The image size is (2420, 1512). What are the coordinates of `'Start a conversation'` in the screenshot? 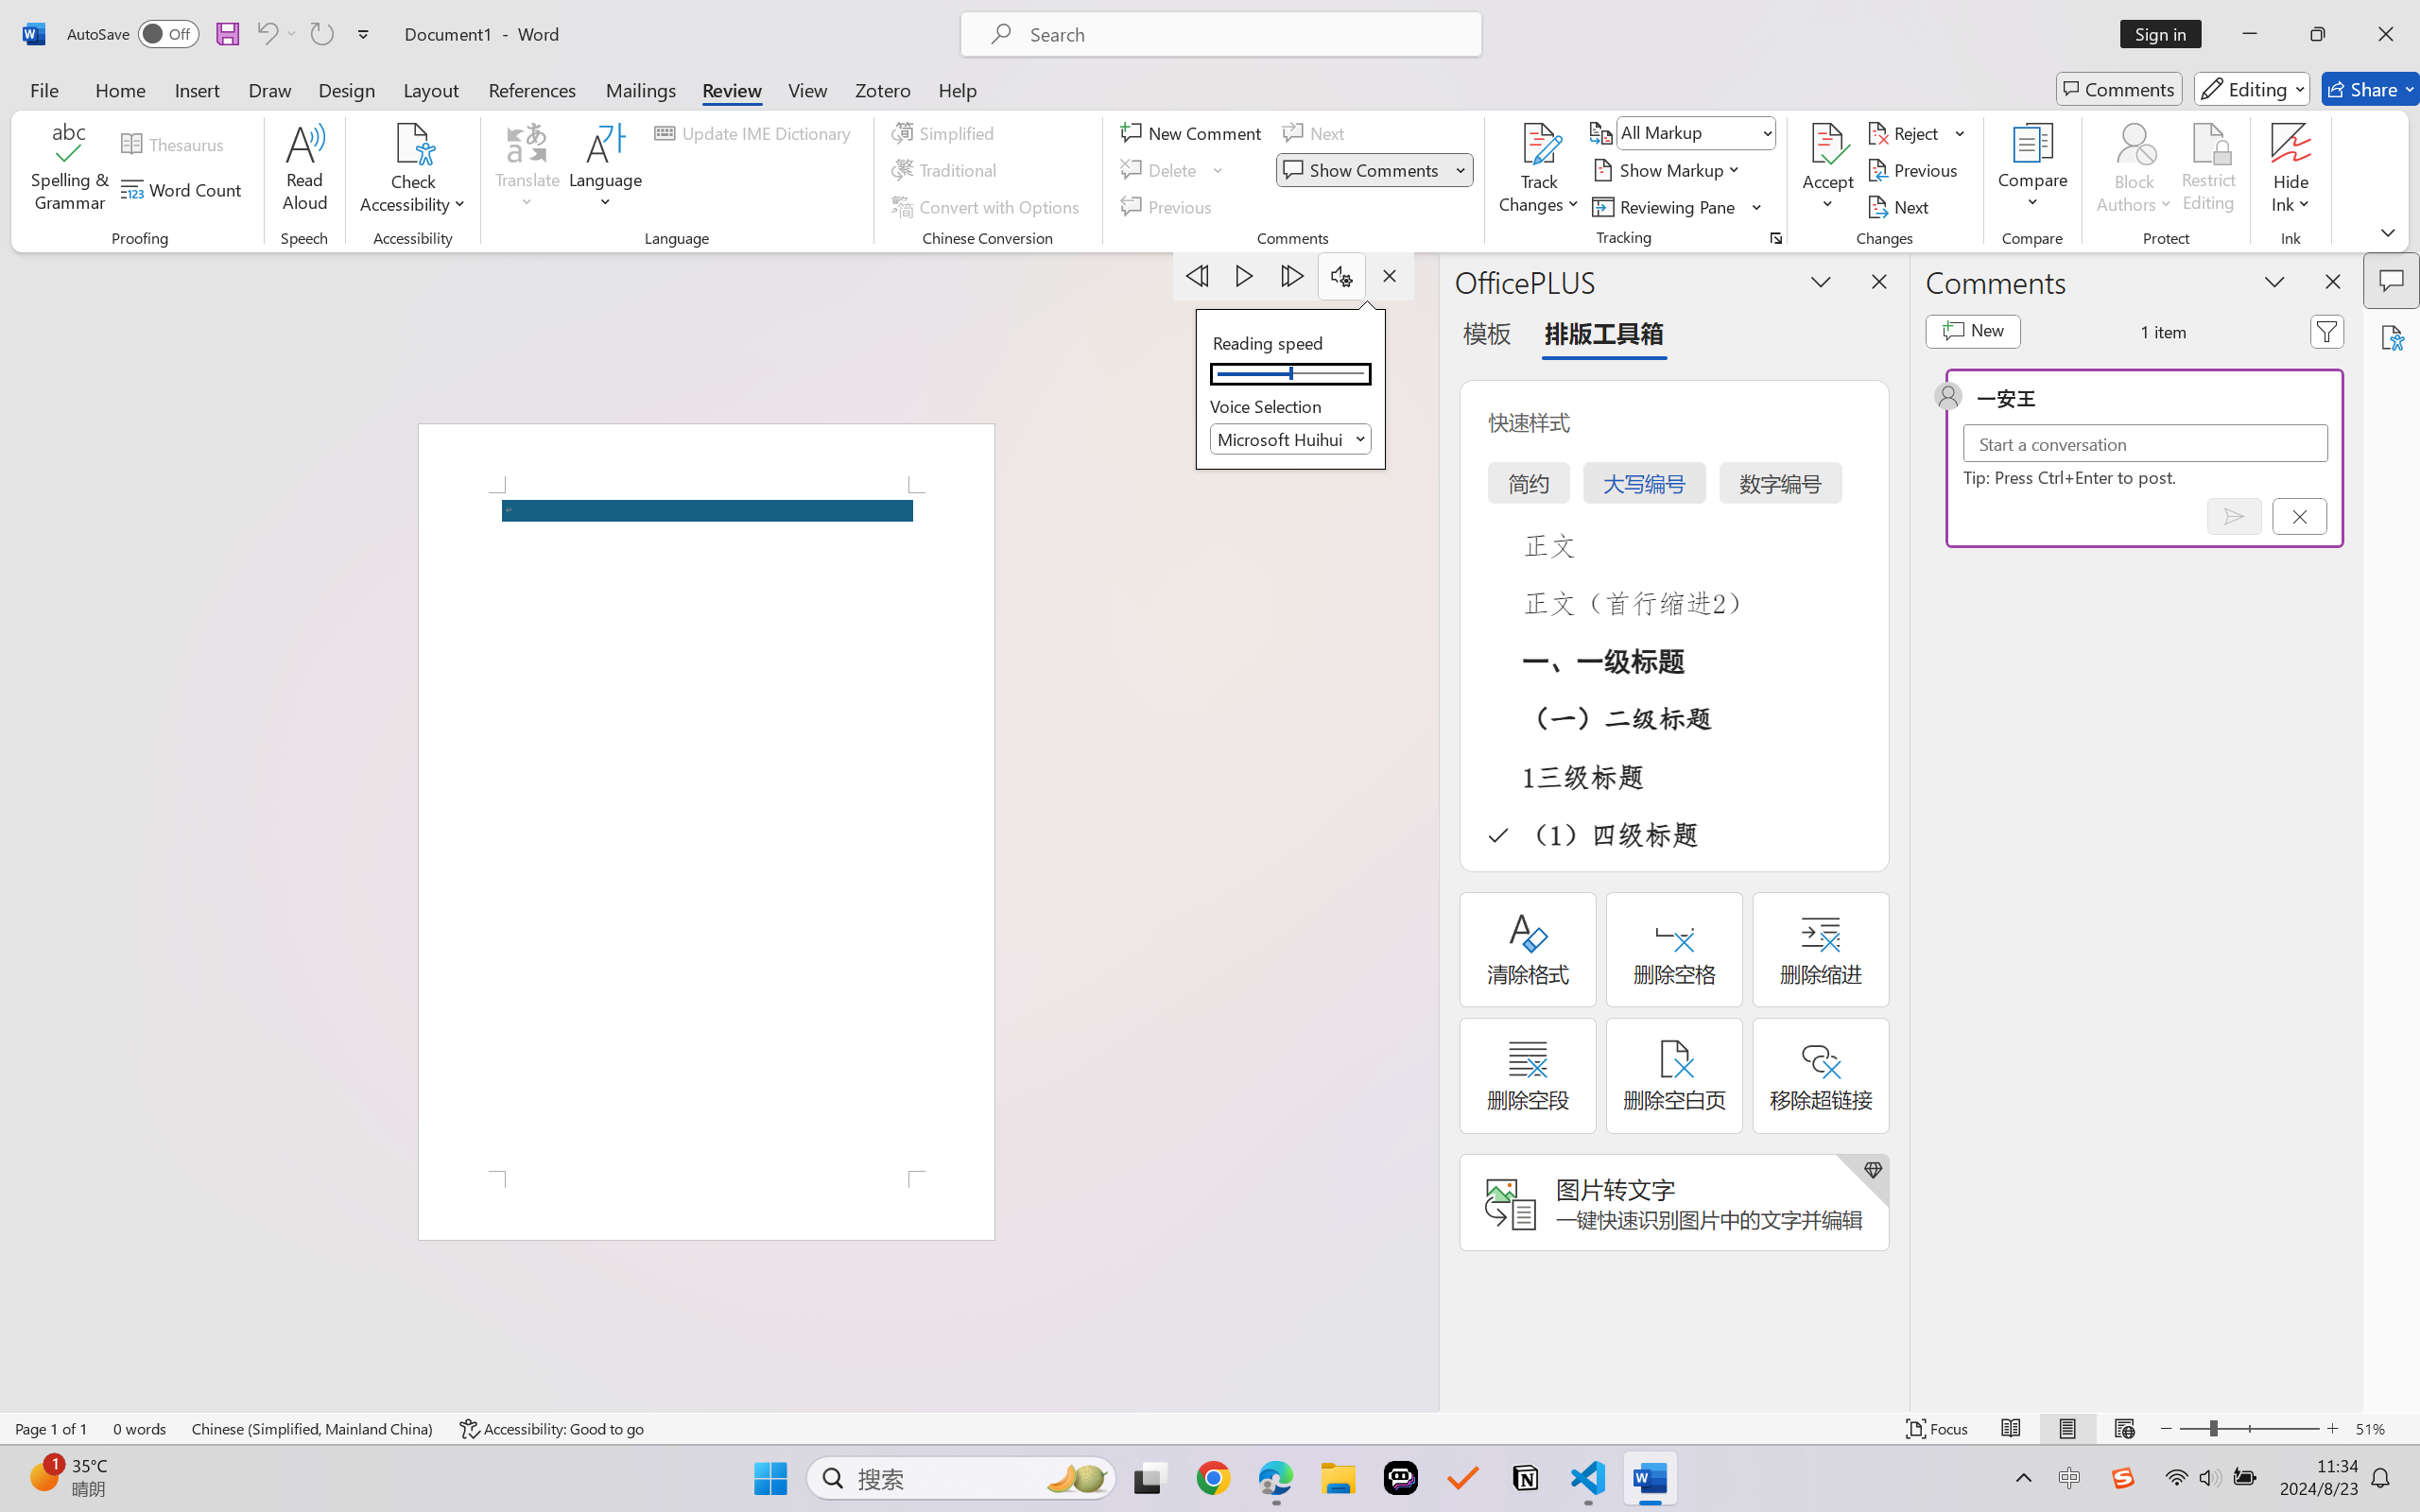 It's located at (2145, 442).